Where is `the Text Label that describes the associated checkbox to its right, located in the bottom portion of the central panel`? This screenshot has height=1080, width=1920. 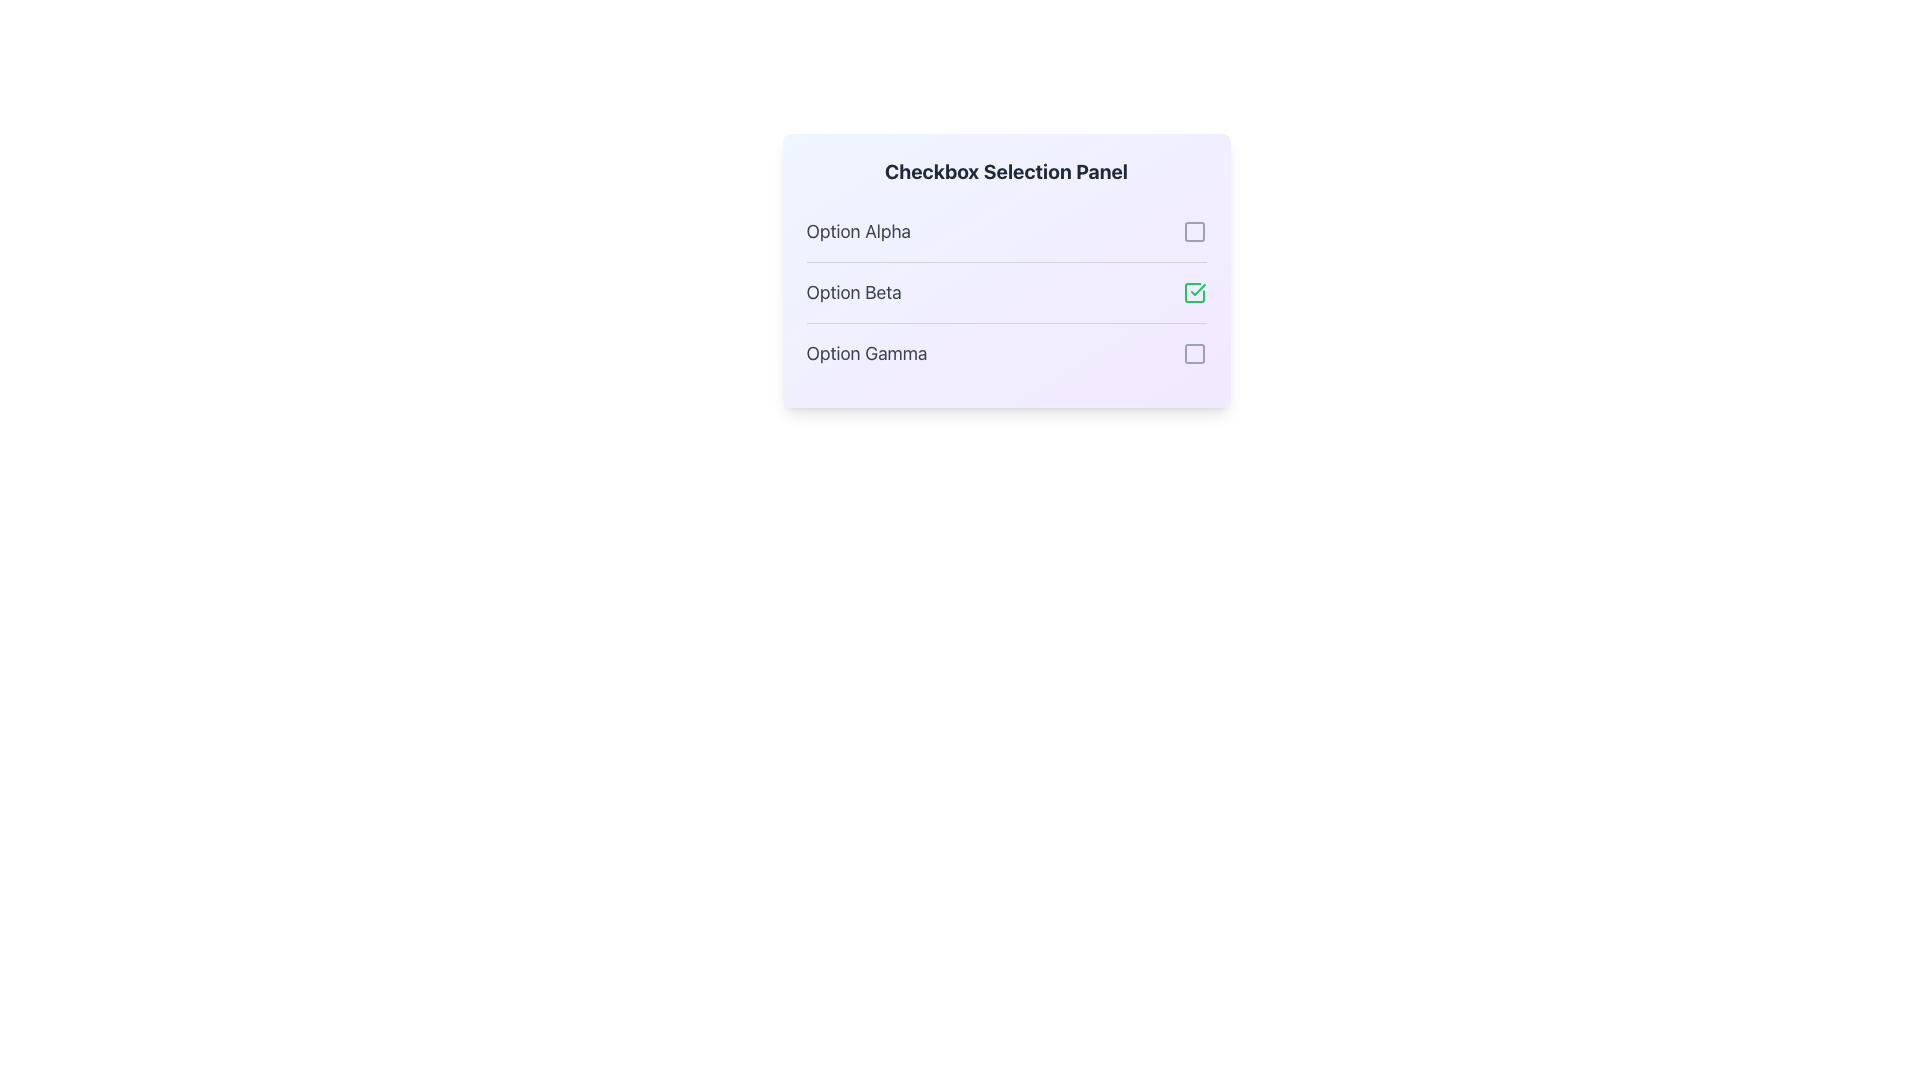 the Text Label that describes the associated checkbox to its right, located in the bottom portion of the central panel is located at coordinates (866, 353).